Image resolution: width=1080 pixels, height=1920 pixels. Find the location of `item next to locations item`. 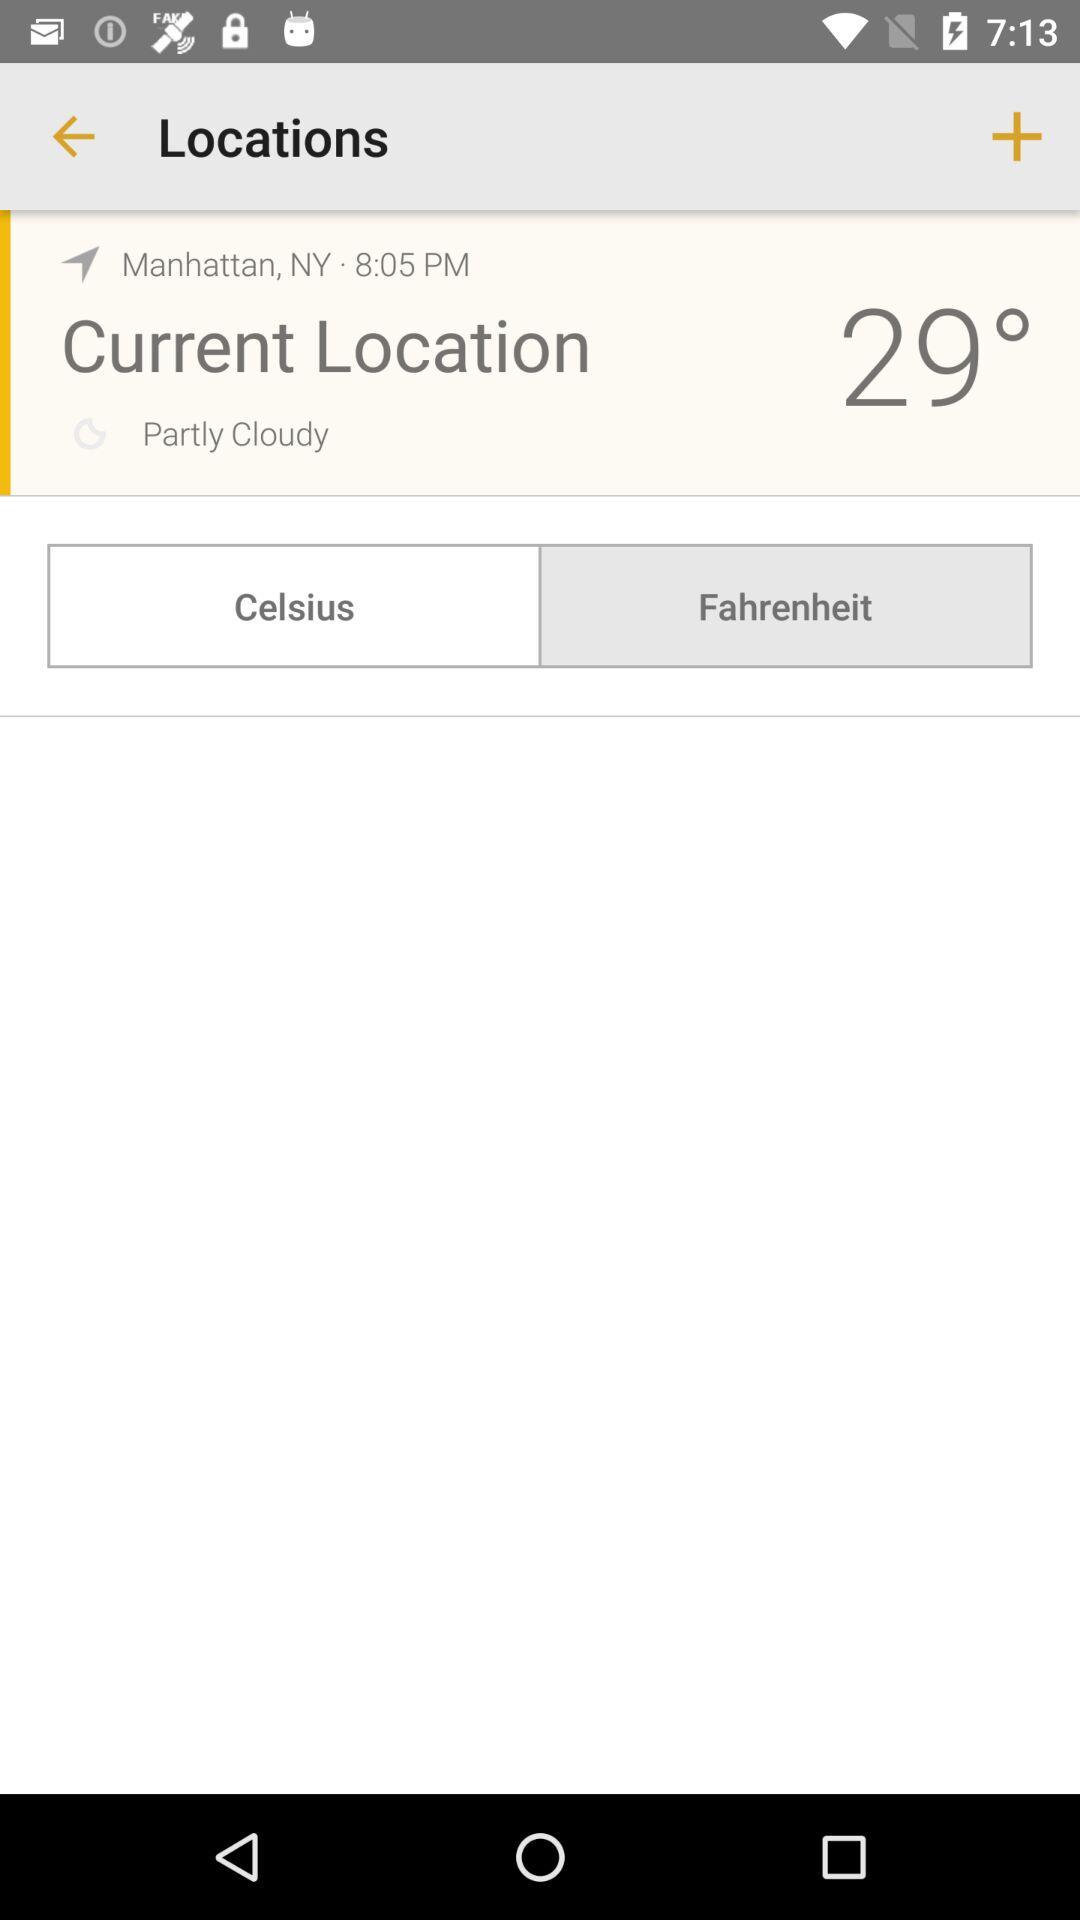

item next to locations item is located at coordinates (1017, 135).